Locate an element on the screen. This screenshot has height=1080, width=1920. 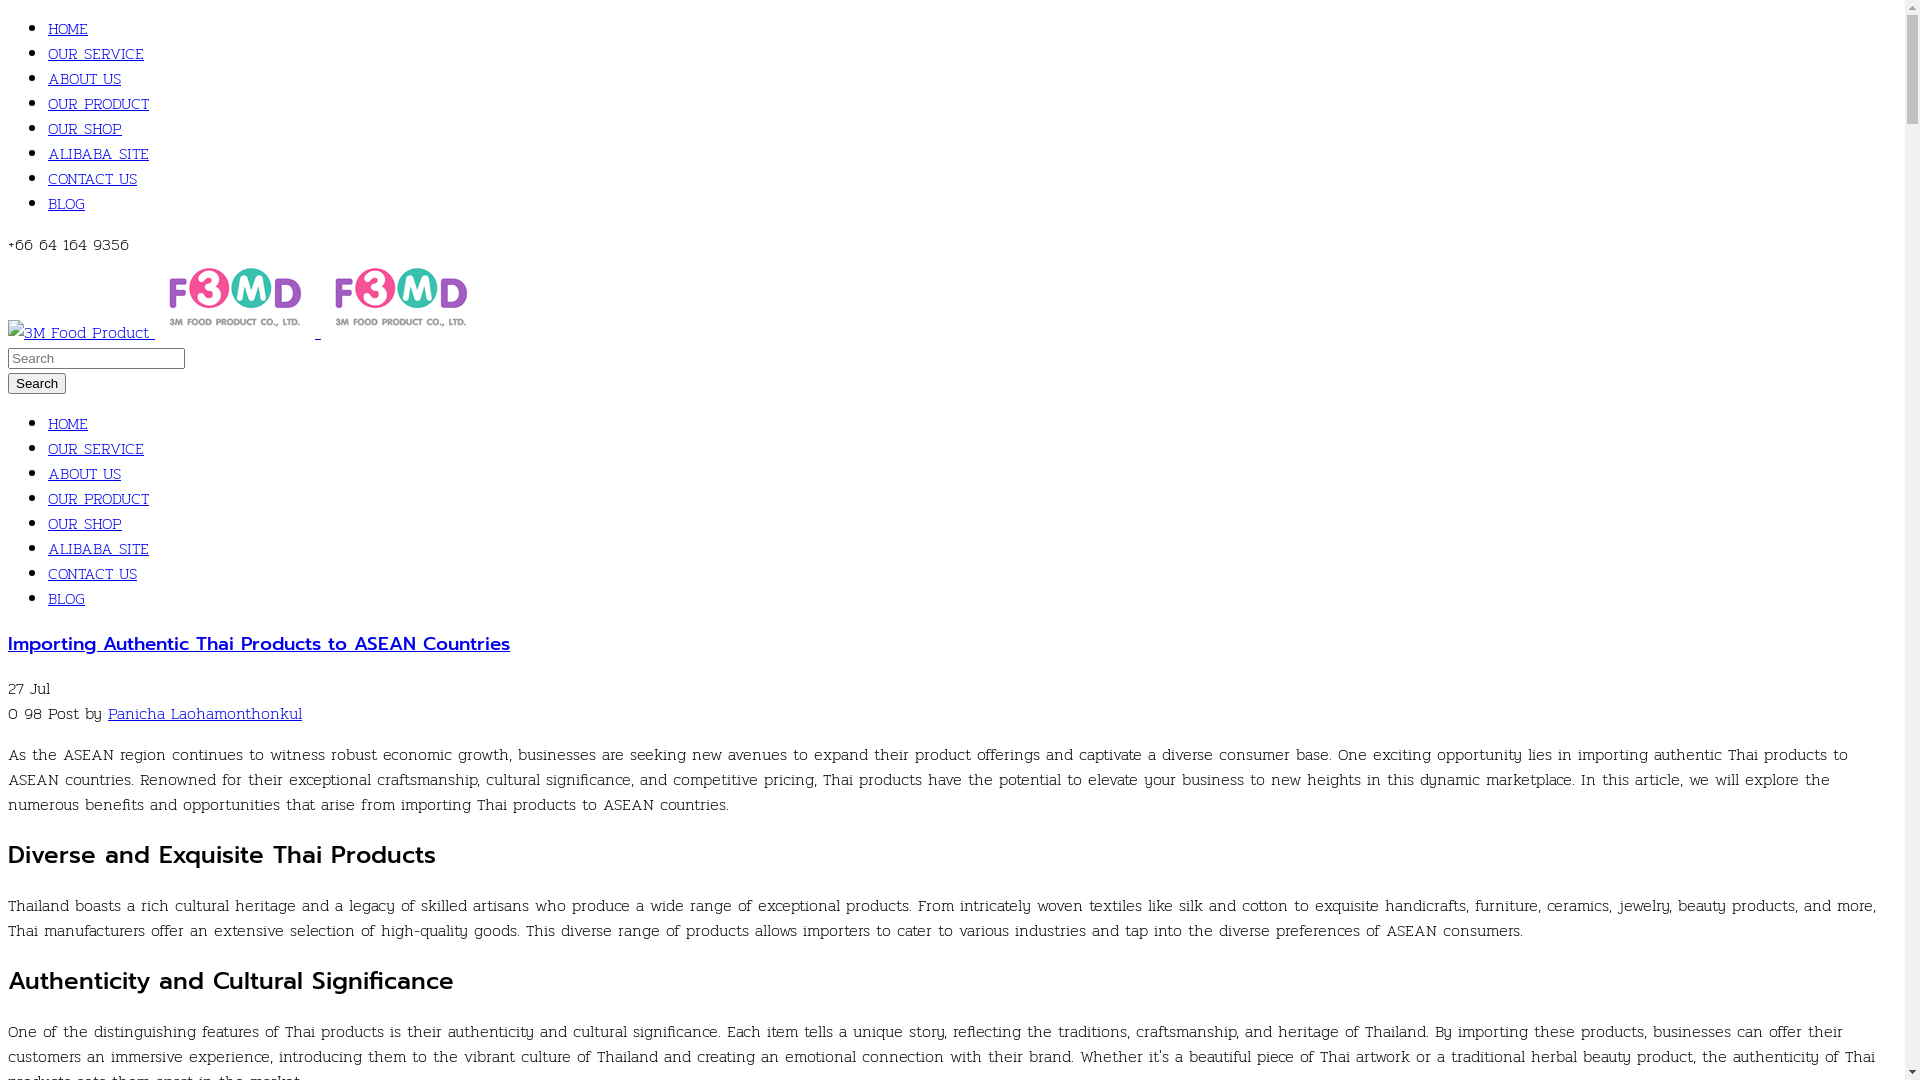
'HOME' is located at coordinates (67, 422).